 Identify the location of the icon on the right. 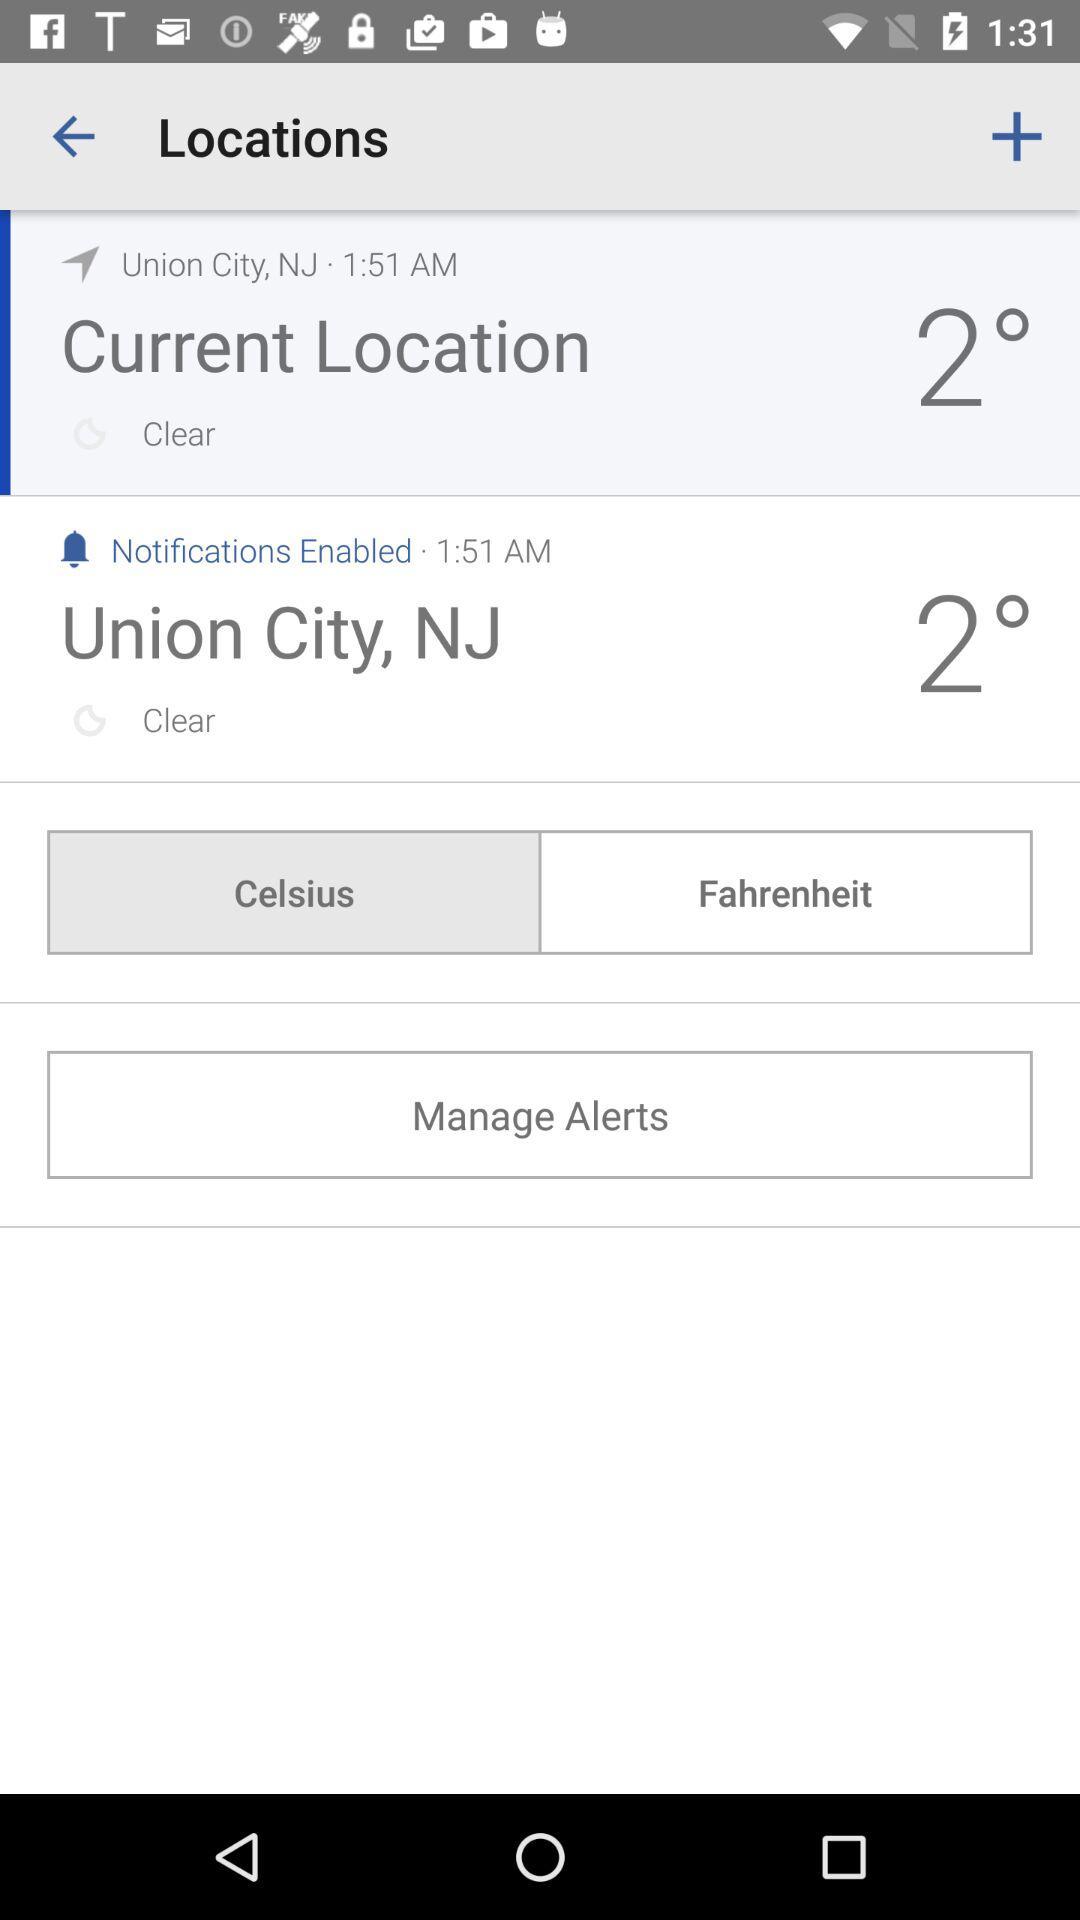
(784, 891).